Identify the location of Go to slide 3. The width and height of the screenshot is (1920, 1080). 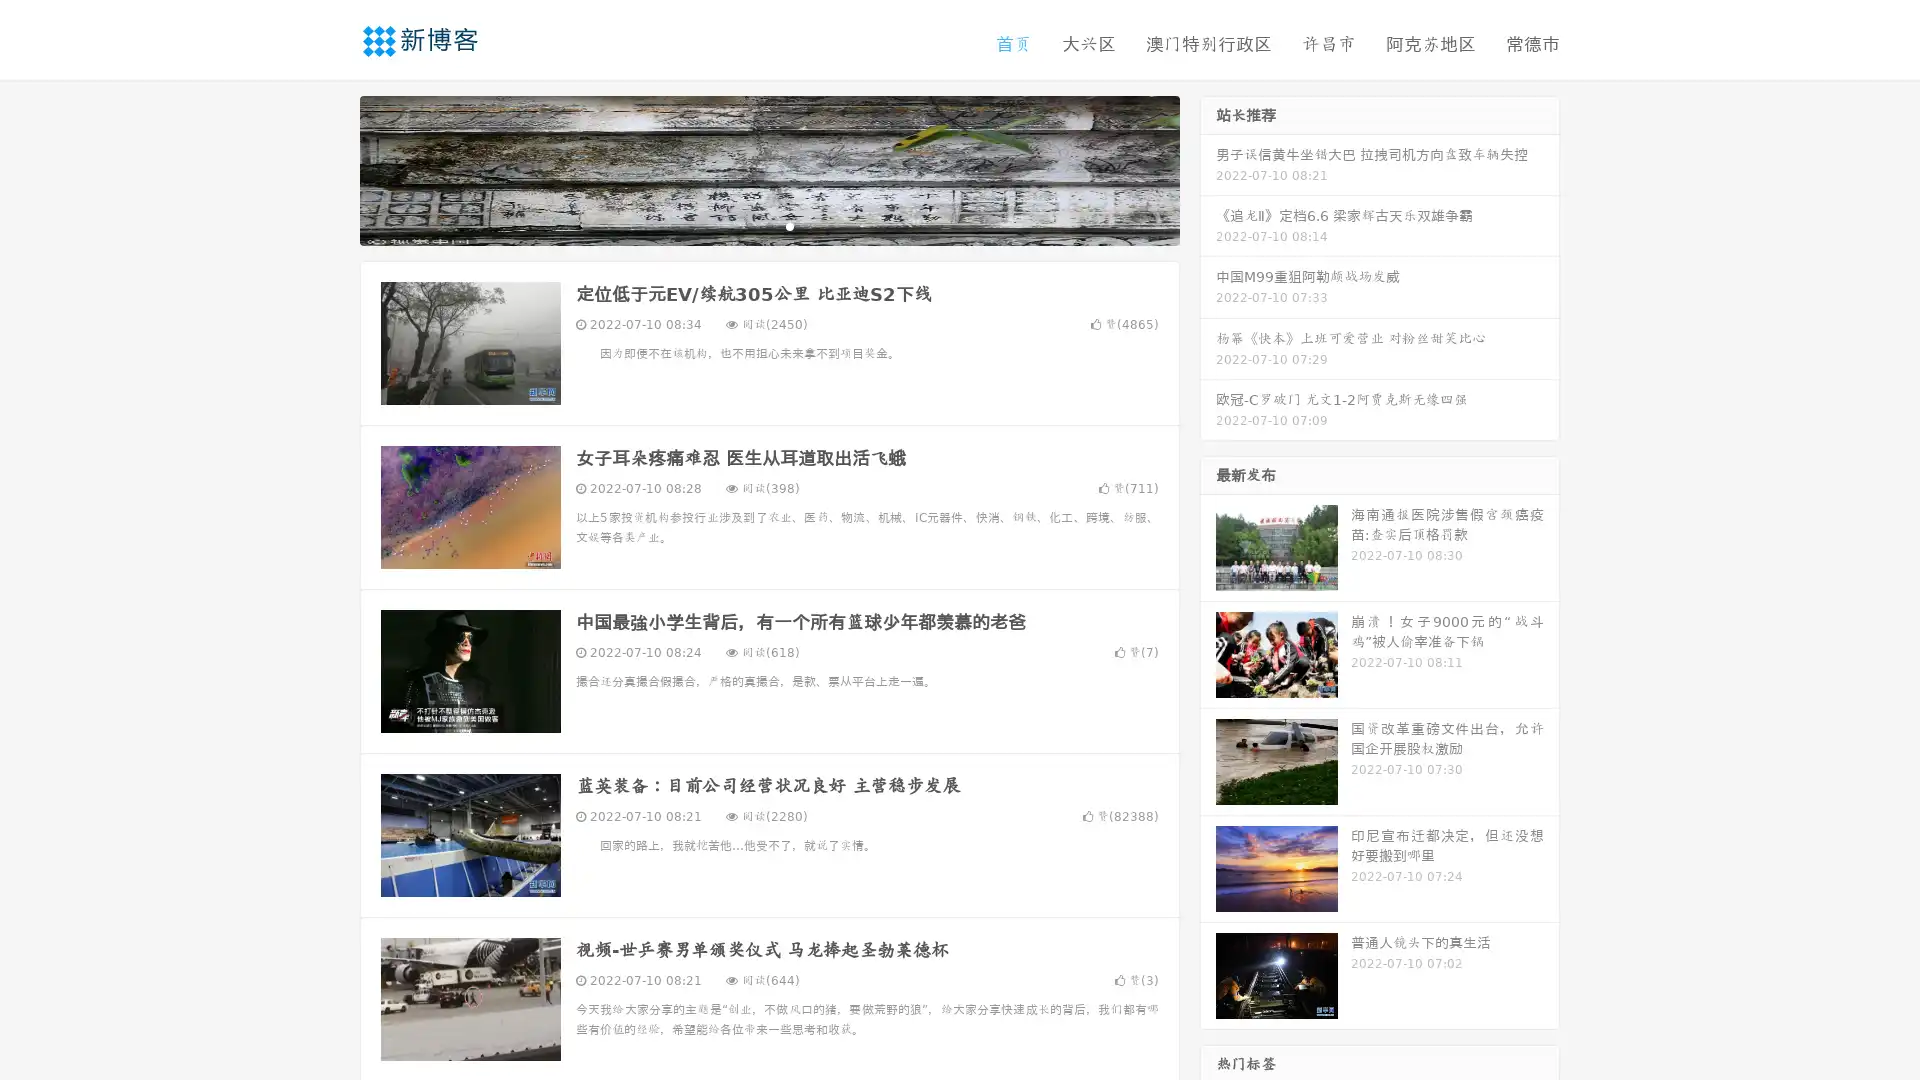
(789, 225).